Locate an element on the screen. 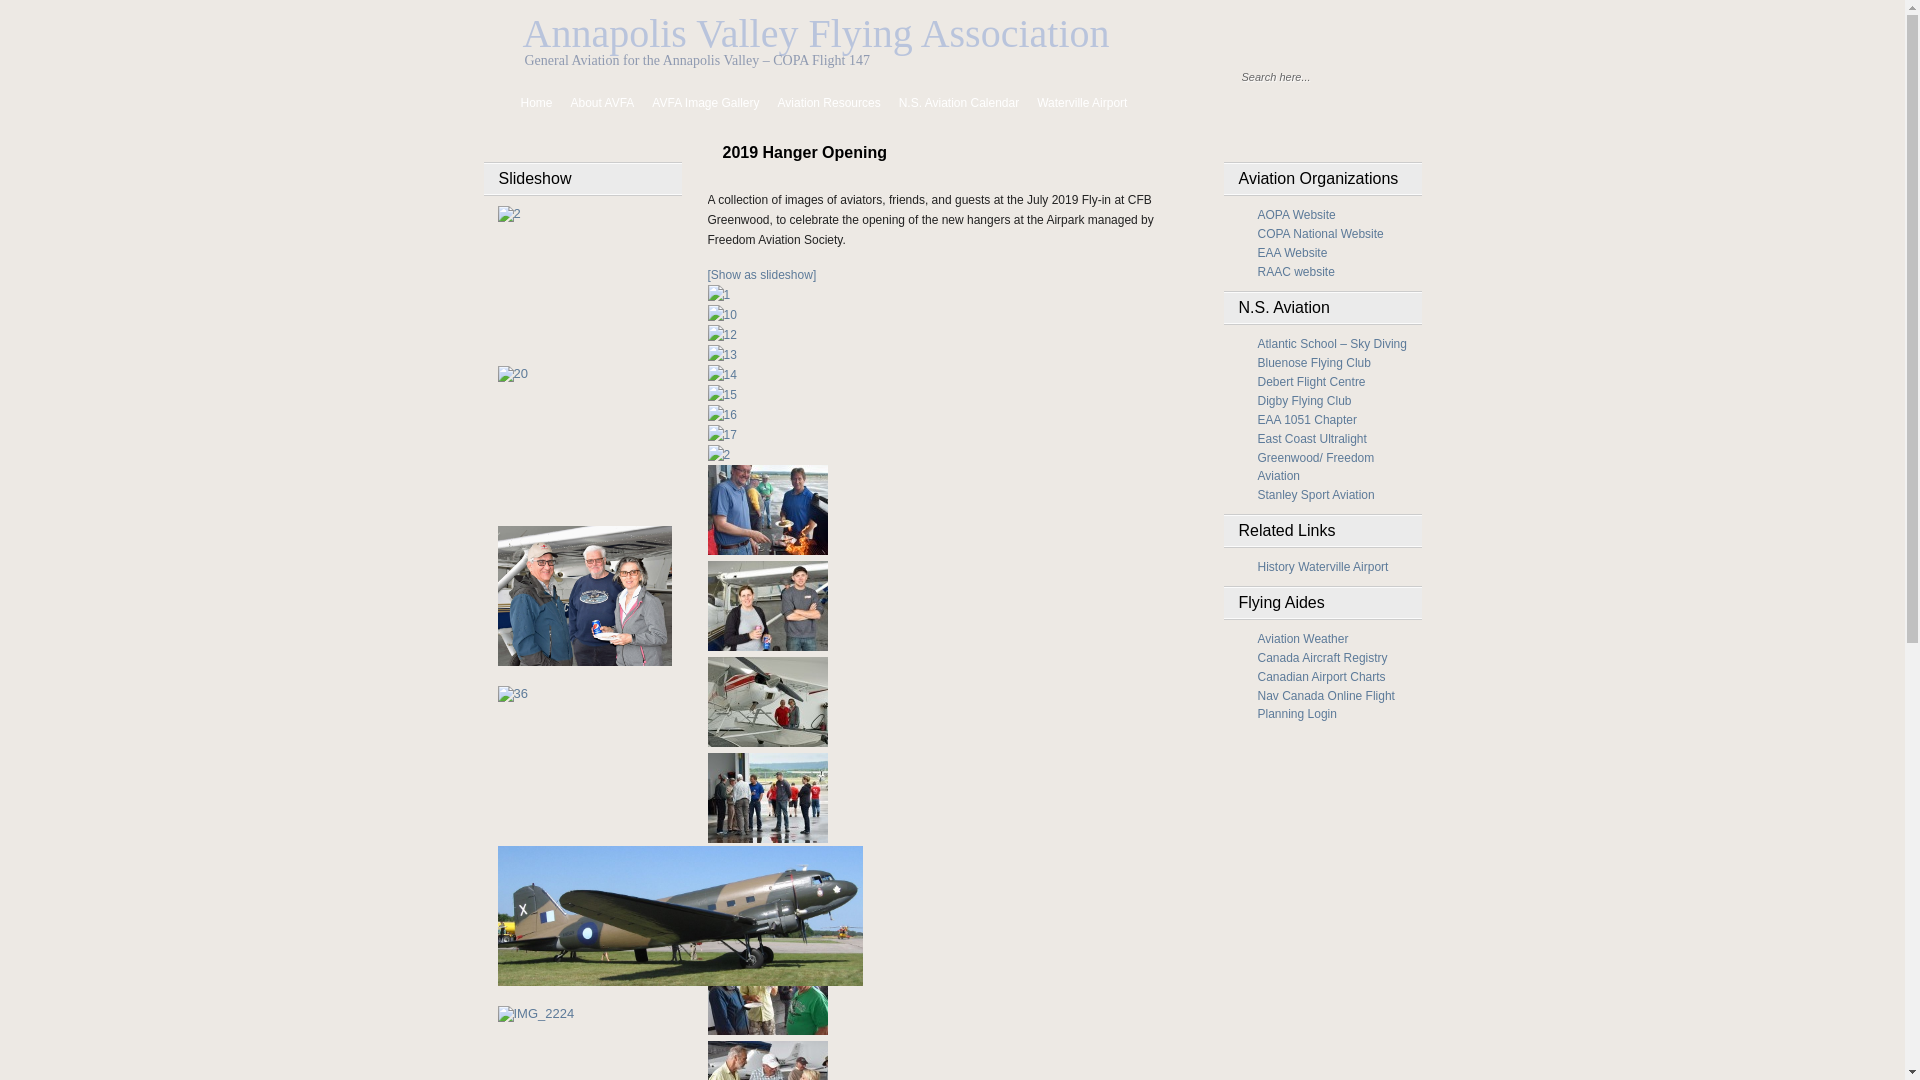  'Bluenose Flying Club' is located at coordinates (1314, 362).